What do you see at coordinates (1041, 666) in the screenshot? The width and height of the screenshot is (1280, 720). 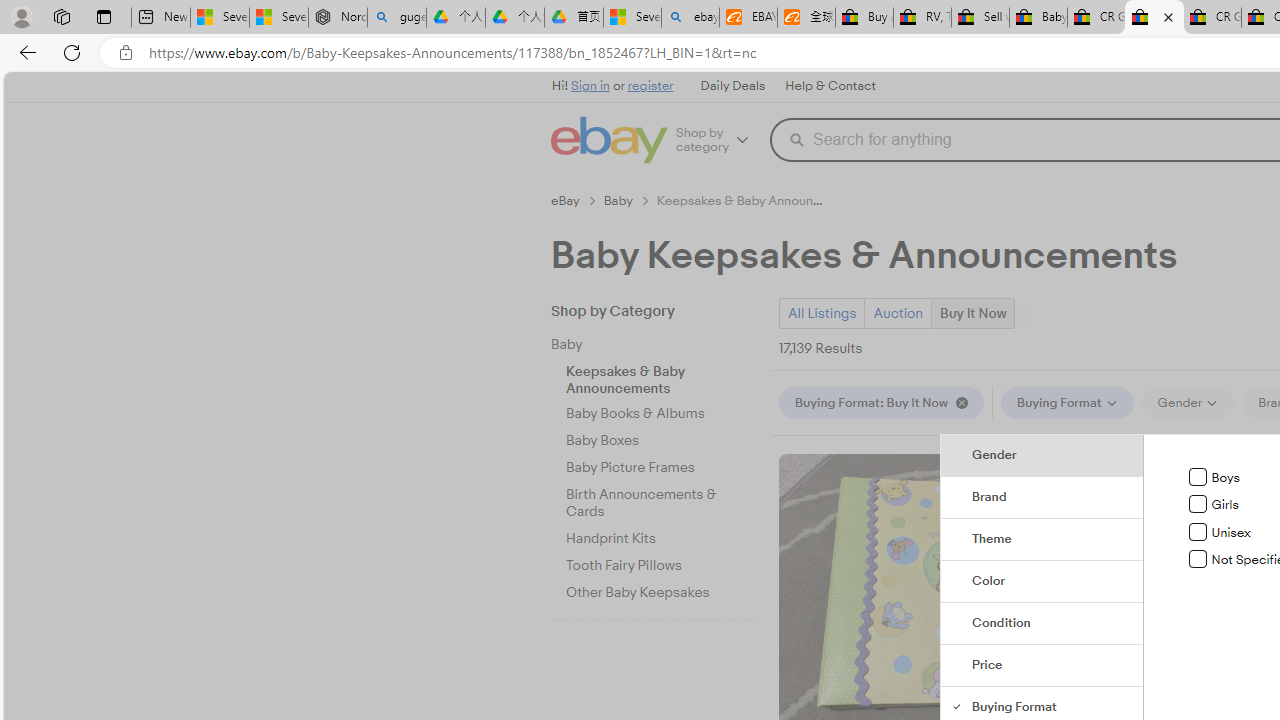 I see `'Price'` at bounding box center [1041, 666].